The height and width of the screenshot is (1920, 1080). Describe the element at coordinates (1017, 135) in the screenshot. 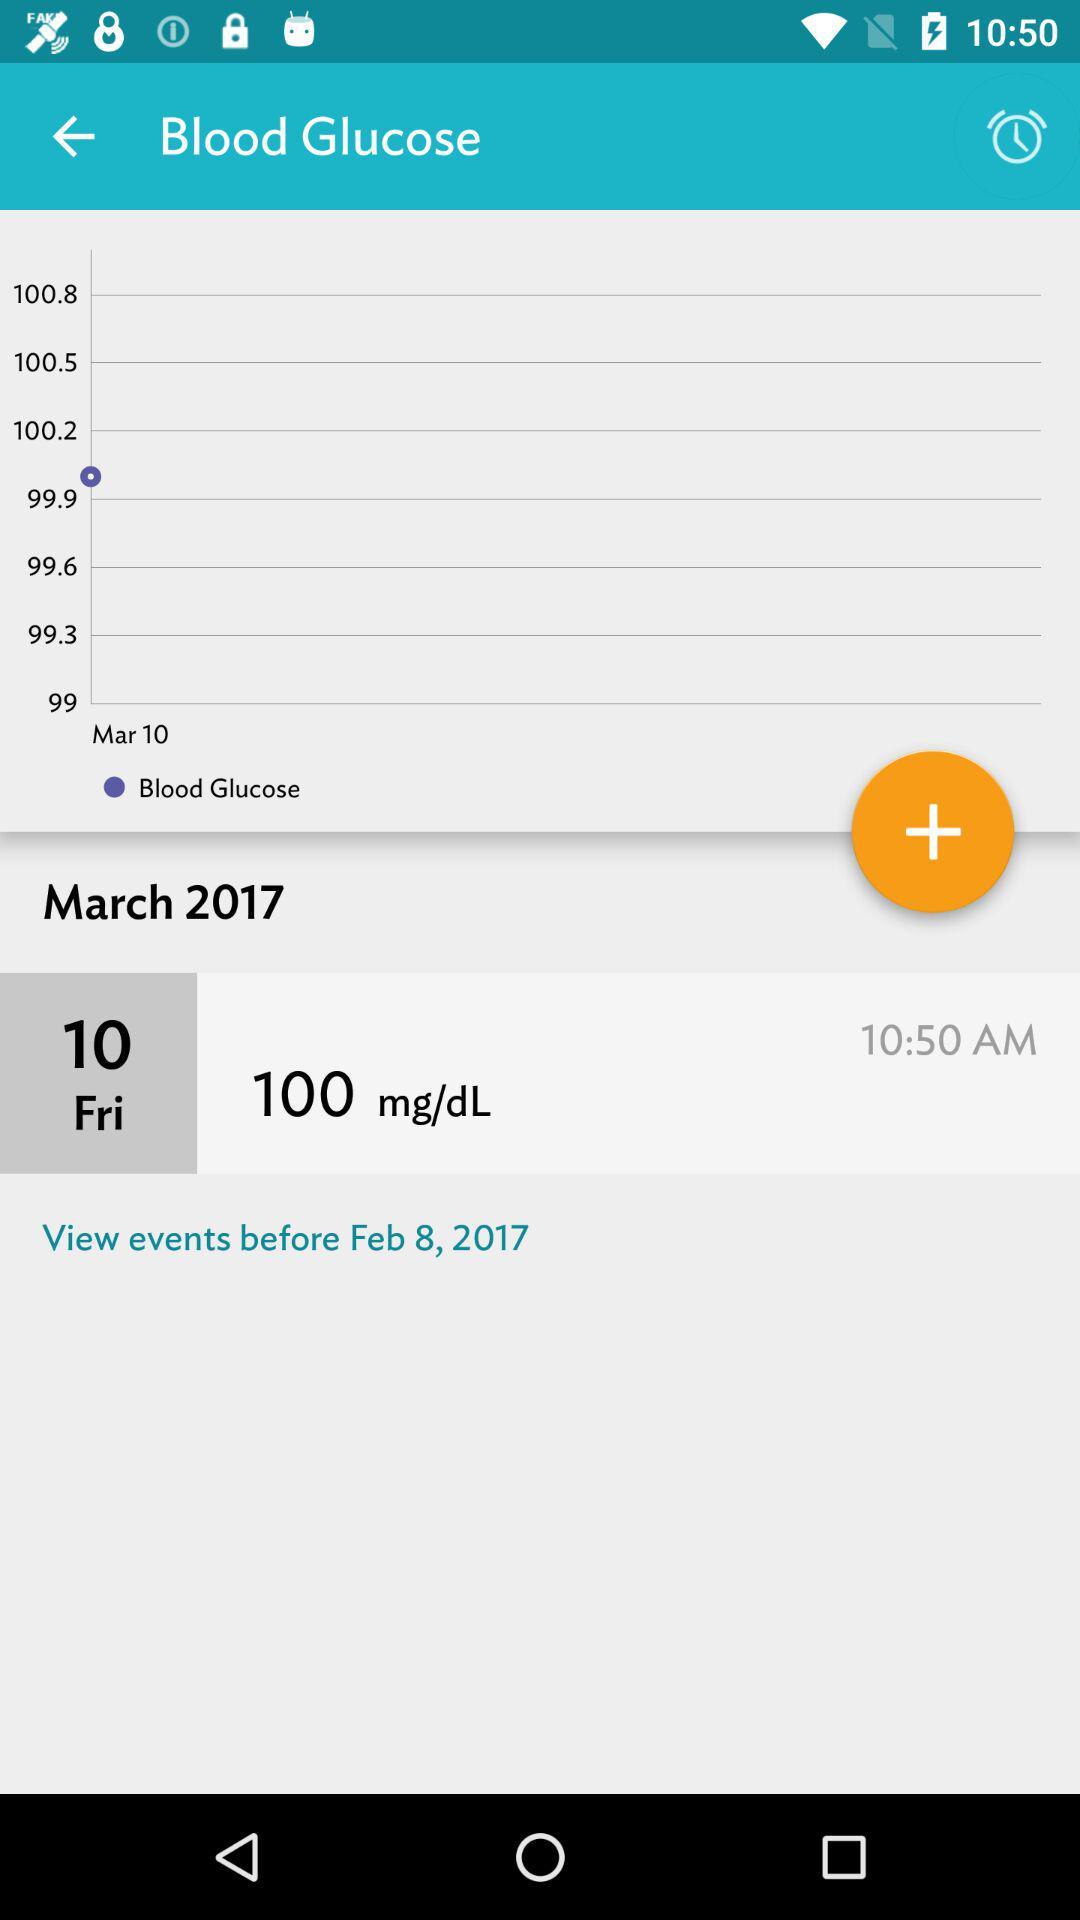

I see `icon to the right of the blood glucose icon` at that location.